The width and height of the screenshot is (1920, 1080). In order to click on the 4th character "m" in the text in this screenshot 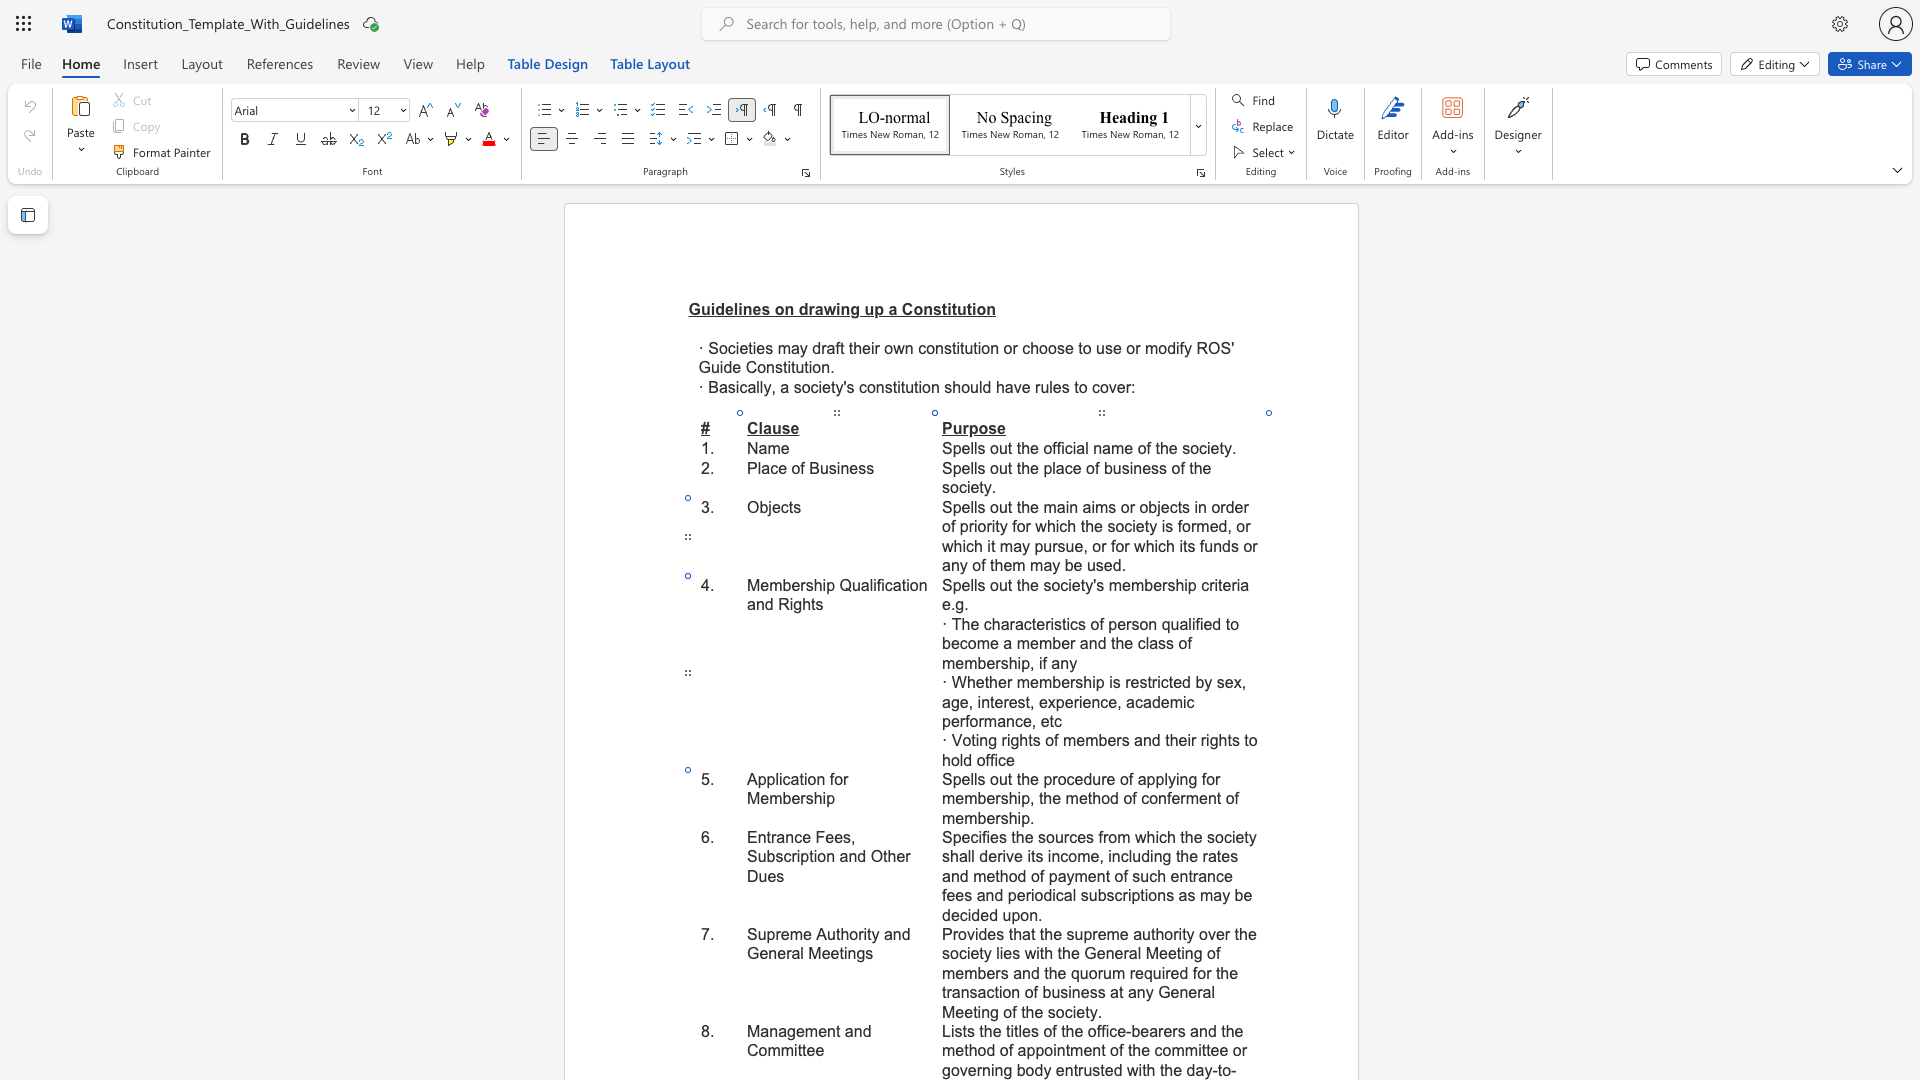, I will do `click(1192, 797)`.